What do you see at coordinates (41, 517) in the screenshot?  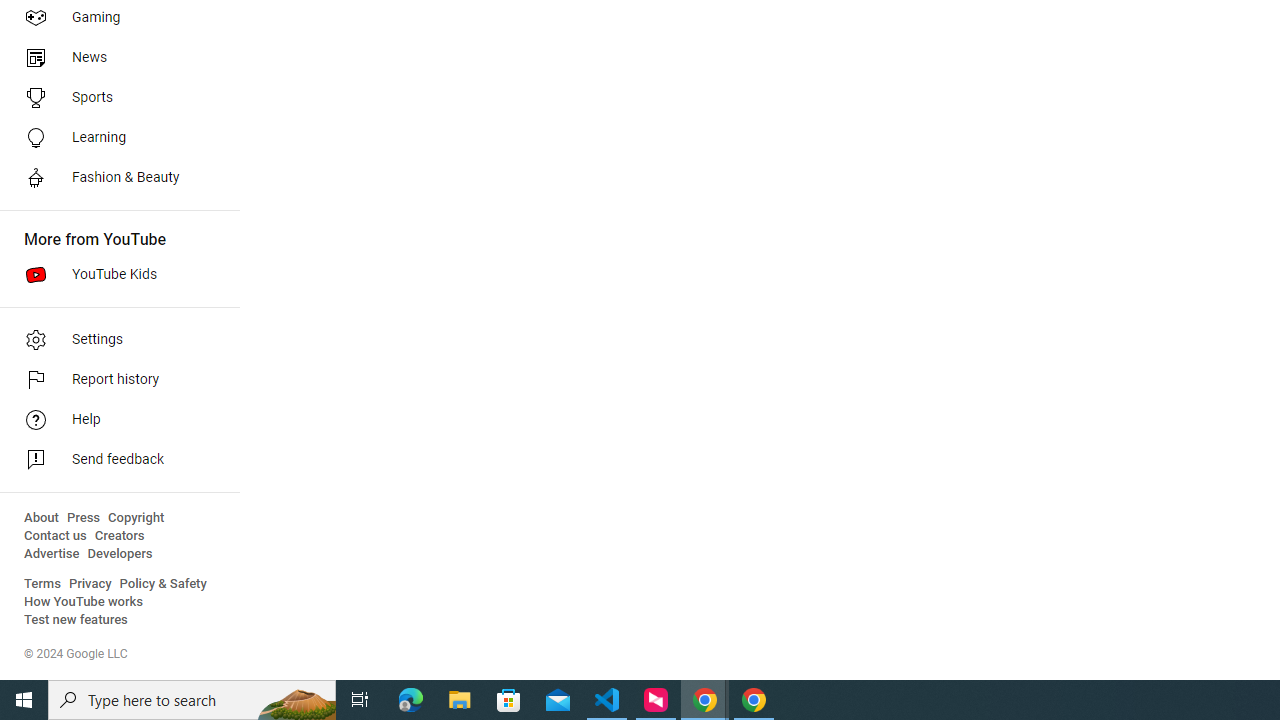 I see `'About'` at bounding box center [41, 517].